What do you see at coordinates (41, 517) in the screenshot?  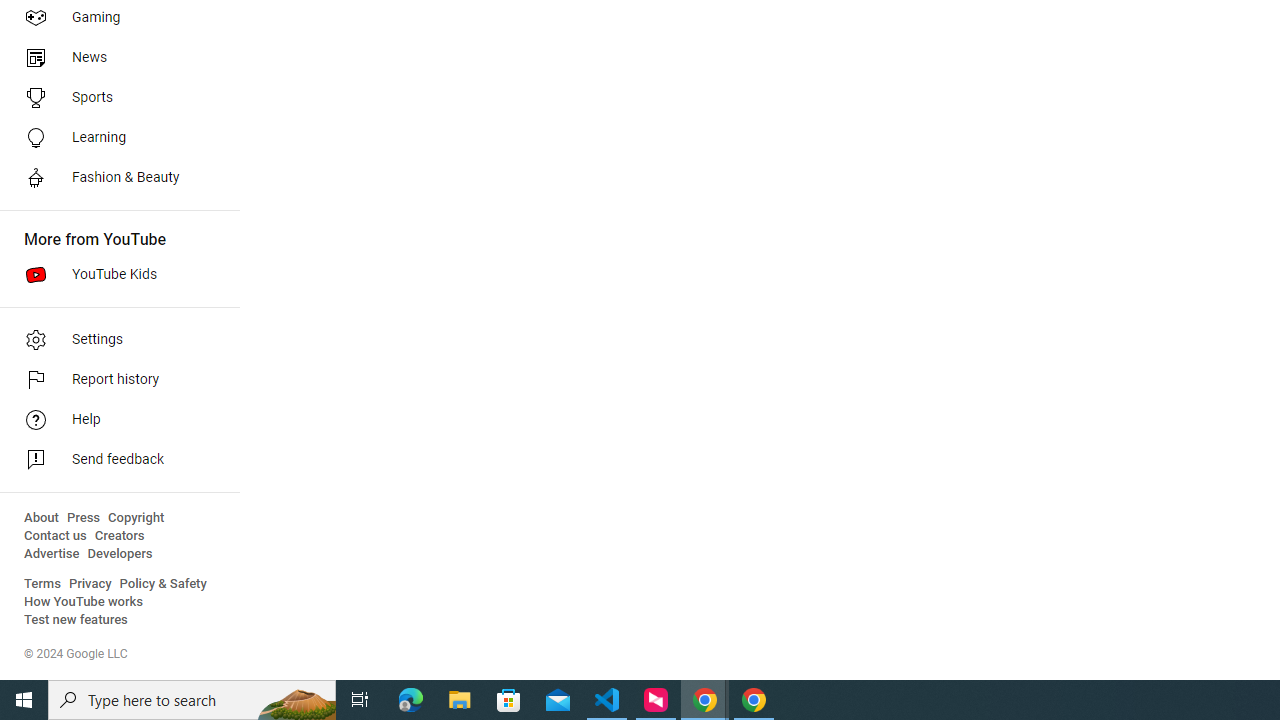 I see `'About'` at bounding box center [41, 517].